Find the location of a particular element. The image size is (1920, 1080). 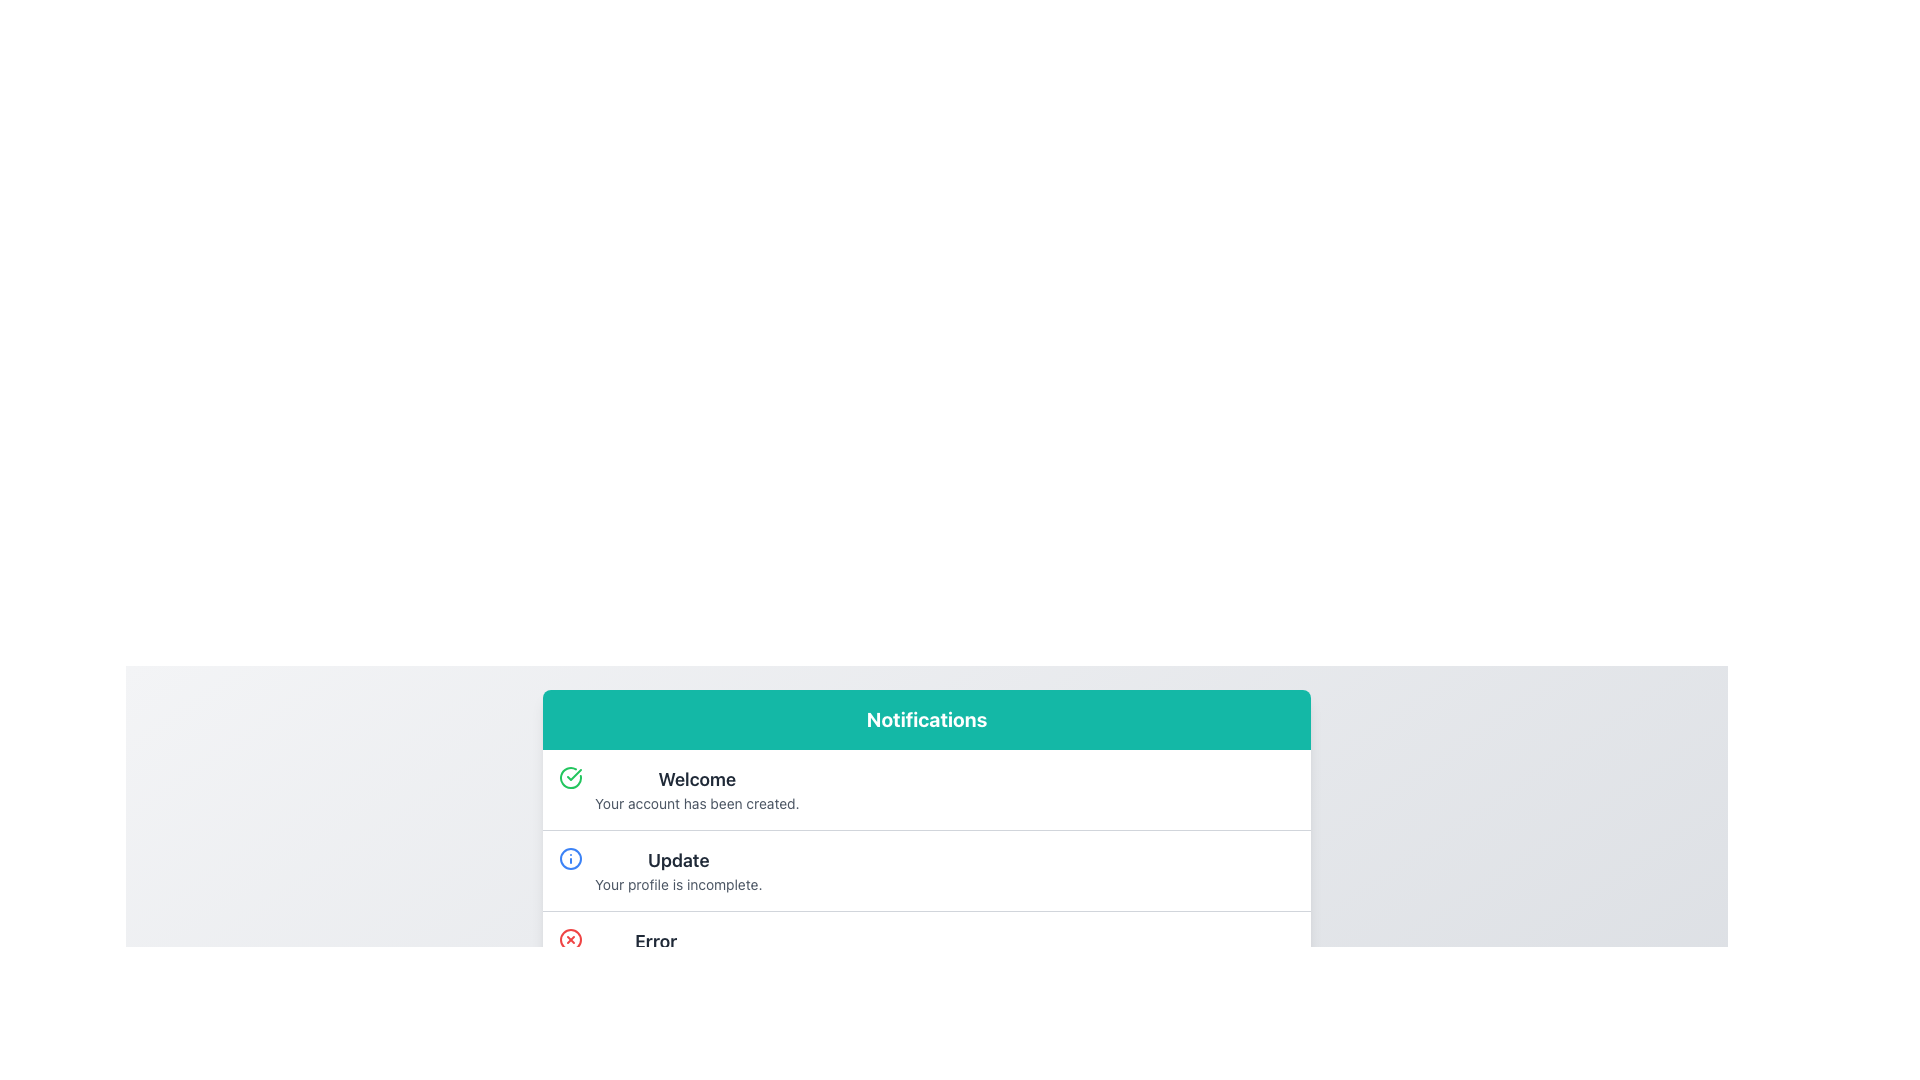

text label displaying 'Welcome' which is prominently positioned at the top of the notification item is located at coordinates (697, 778).